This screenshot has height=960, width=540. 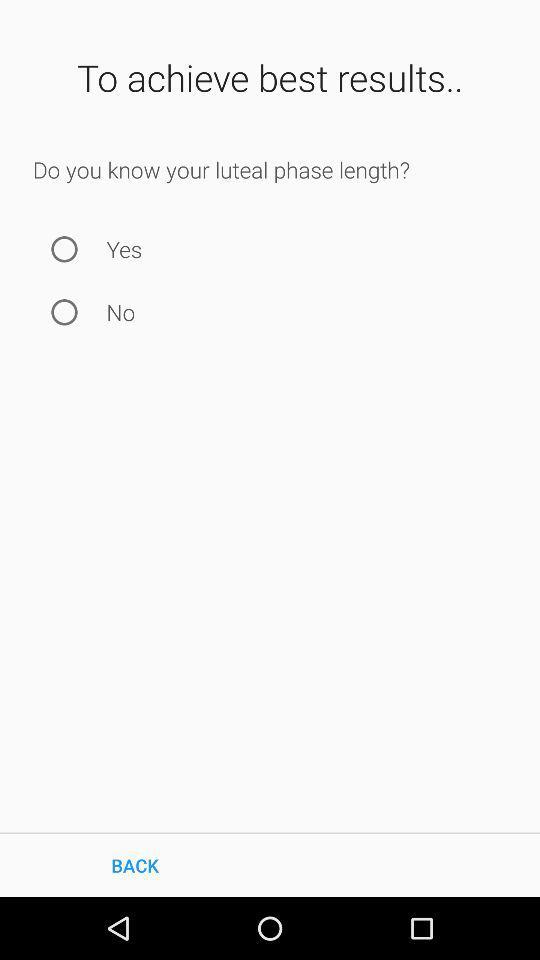 I want to click on the back, so click(x=135, y=864).